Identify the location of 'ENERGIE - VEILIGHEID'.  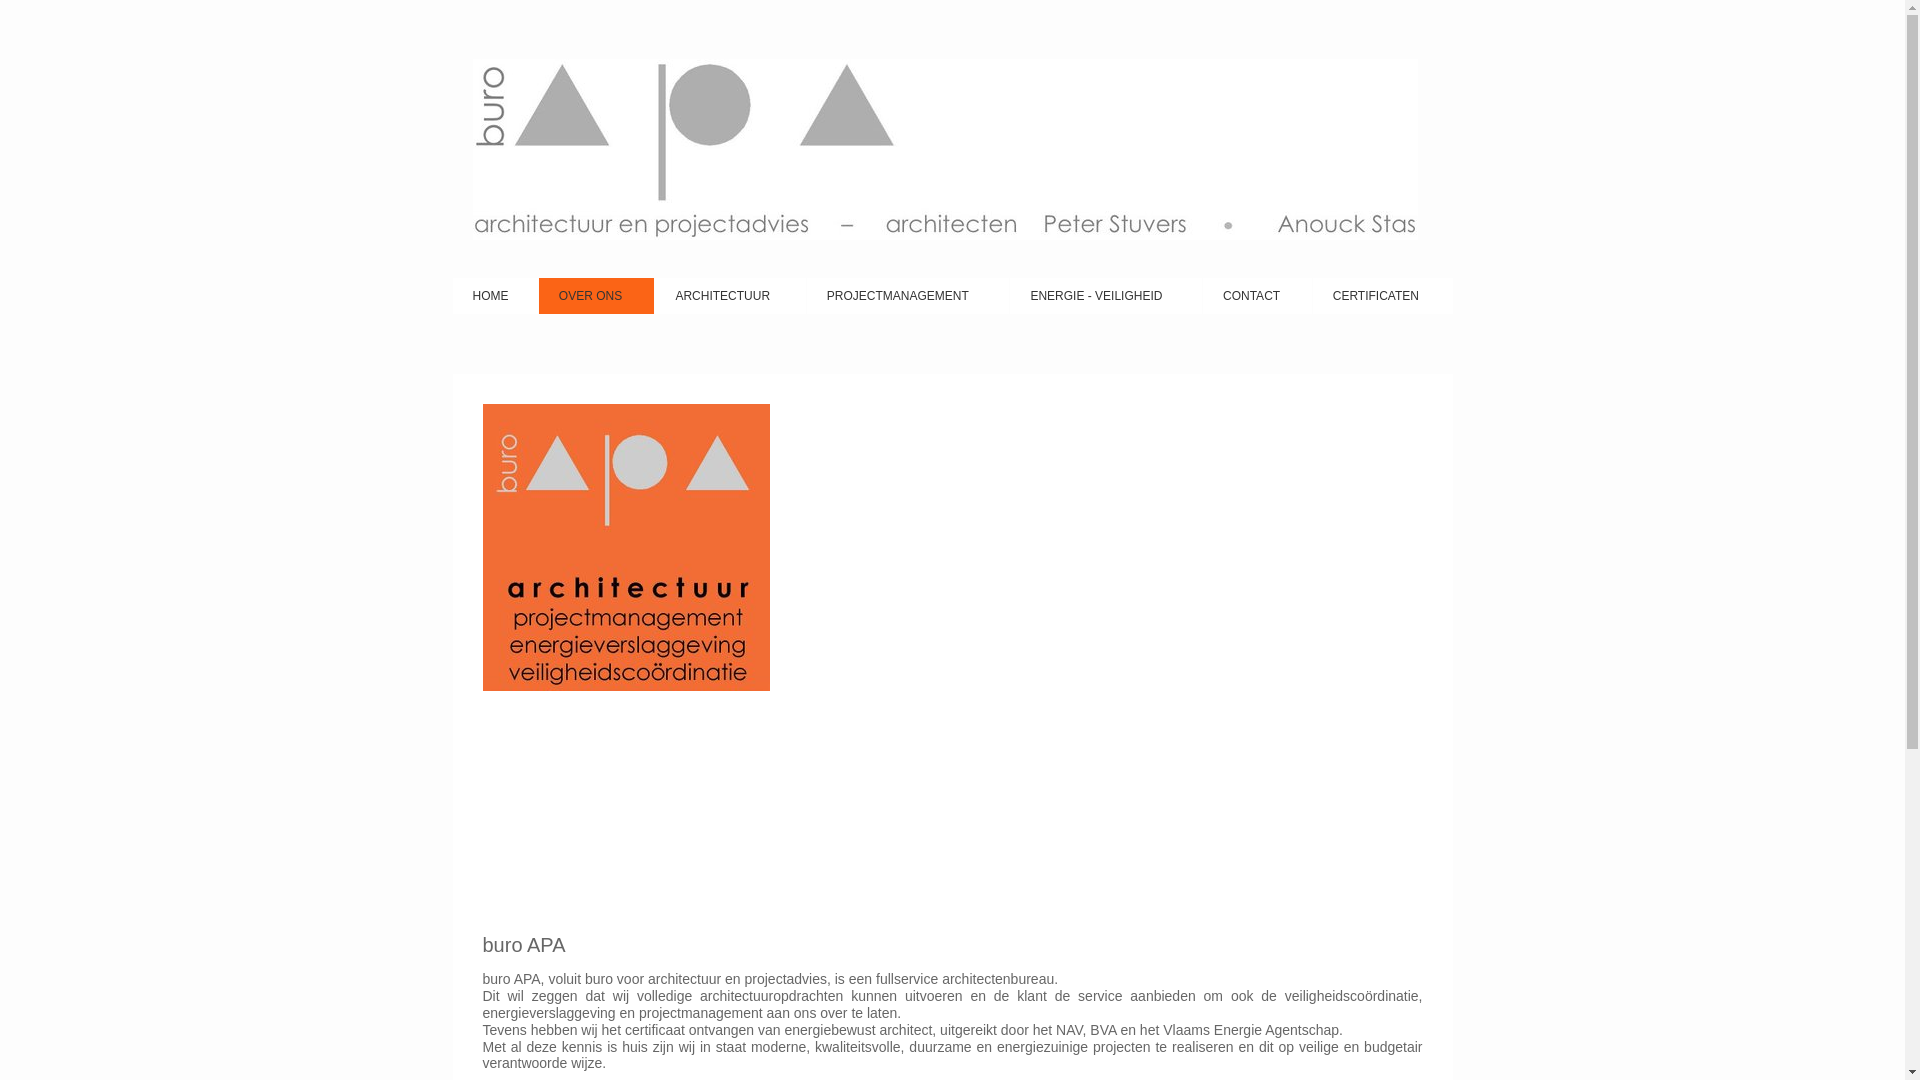
(1104, 296).